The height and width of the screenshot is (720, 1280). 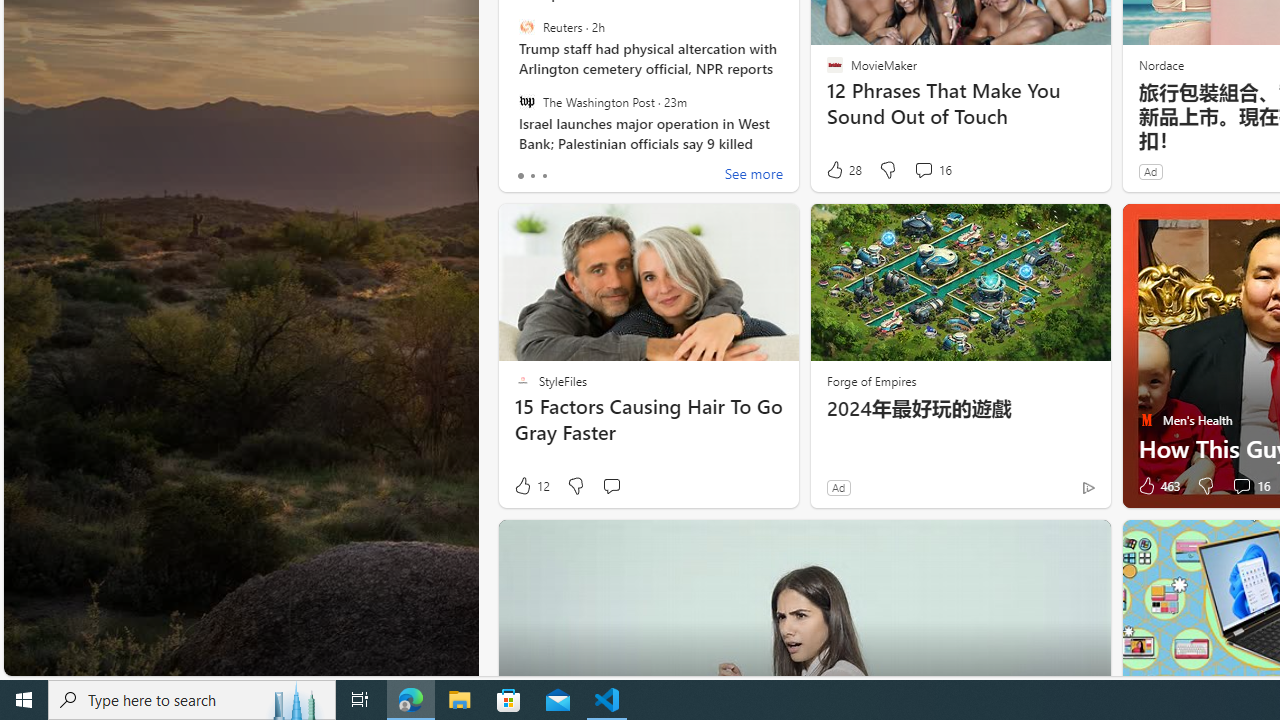 What do you see at coordinates (526, 101) in the screenshot?
I see `'The Washington Post'` at bounding box center [526, 101].